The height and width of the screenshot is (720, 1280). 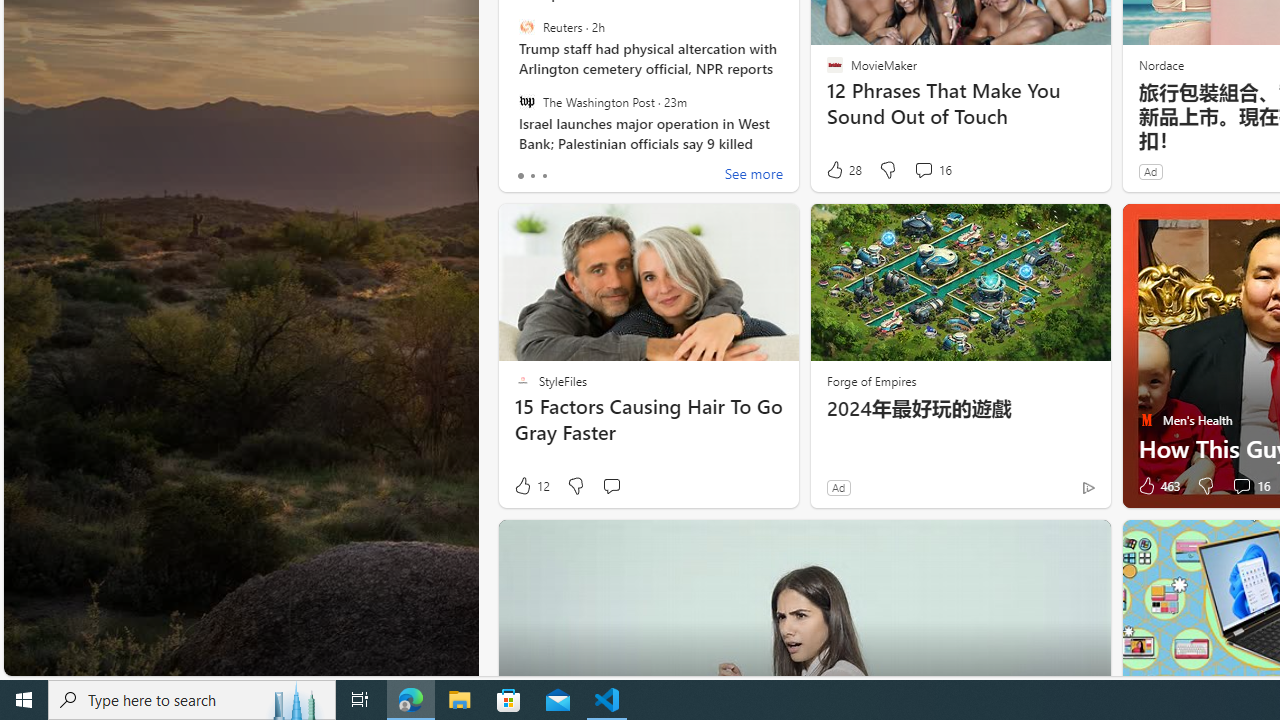 What do you see at coordinates (526, 101) in the screenshot?
I see `'The Washington Post'` at bounding box center [526, 101].